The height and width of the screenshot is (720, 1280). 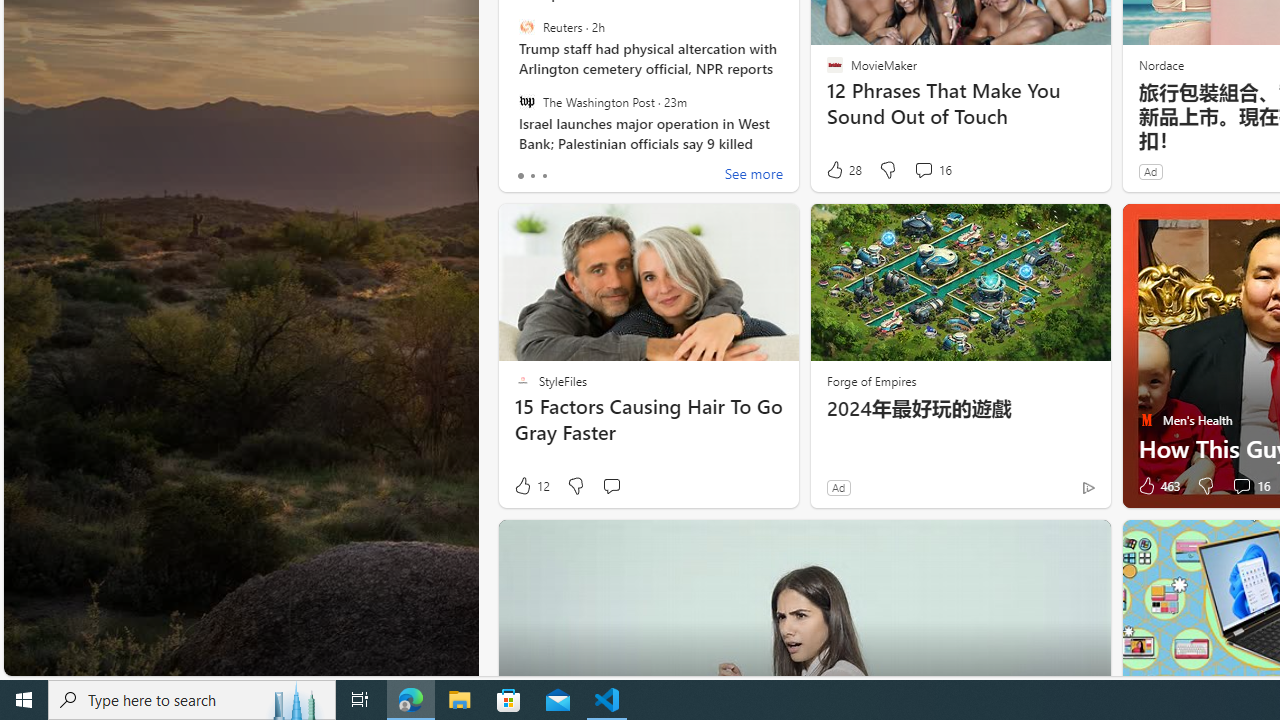 What do you see at coordinates (526, 101) in the screenshot?
I see `'The Washington Post'` at bounding box center [526, 101].